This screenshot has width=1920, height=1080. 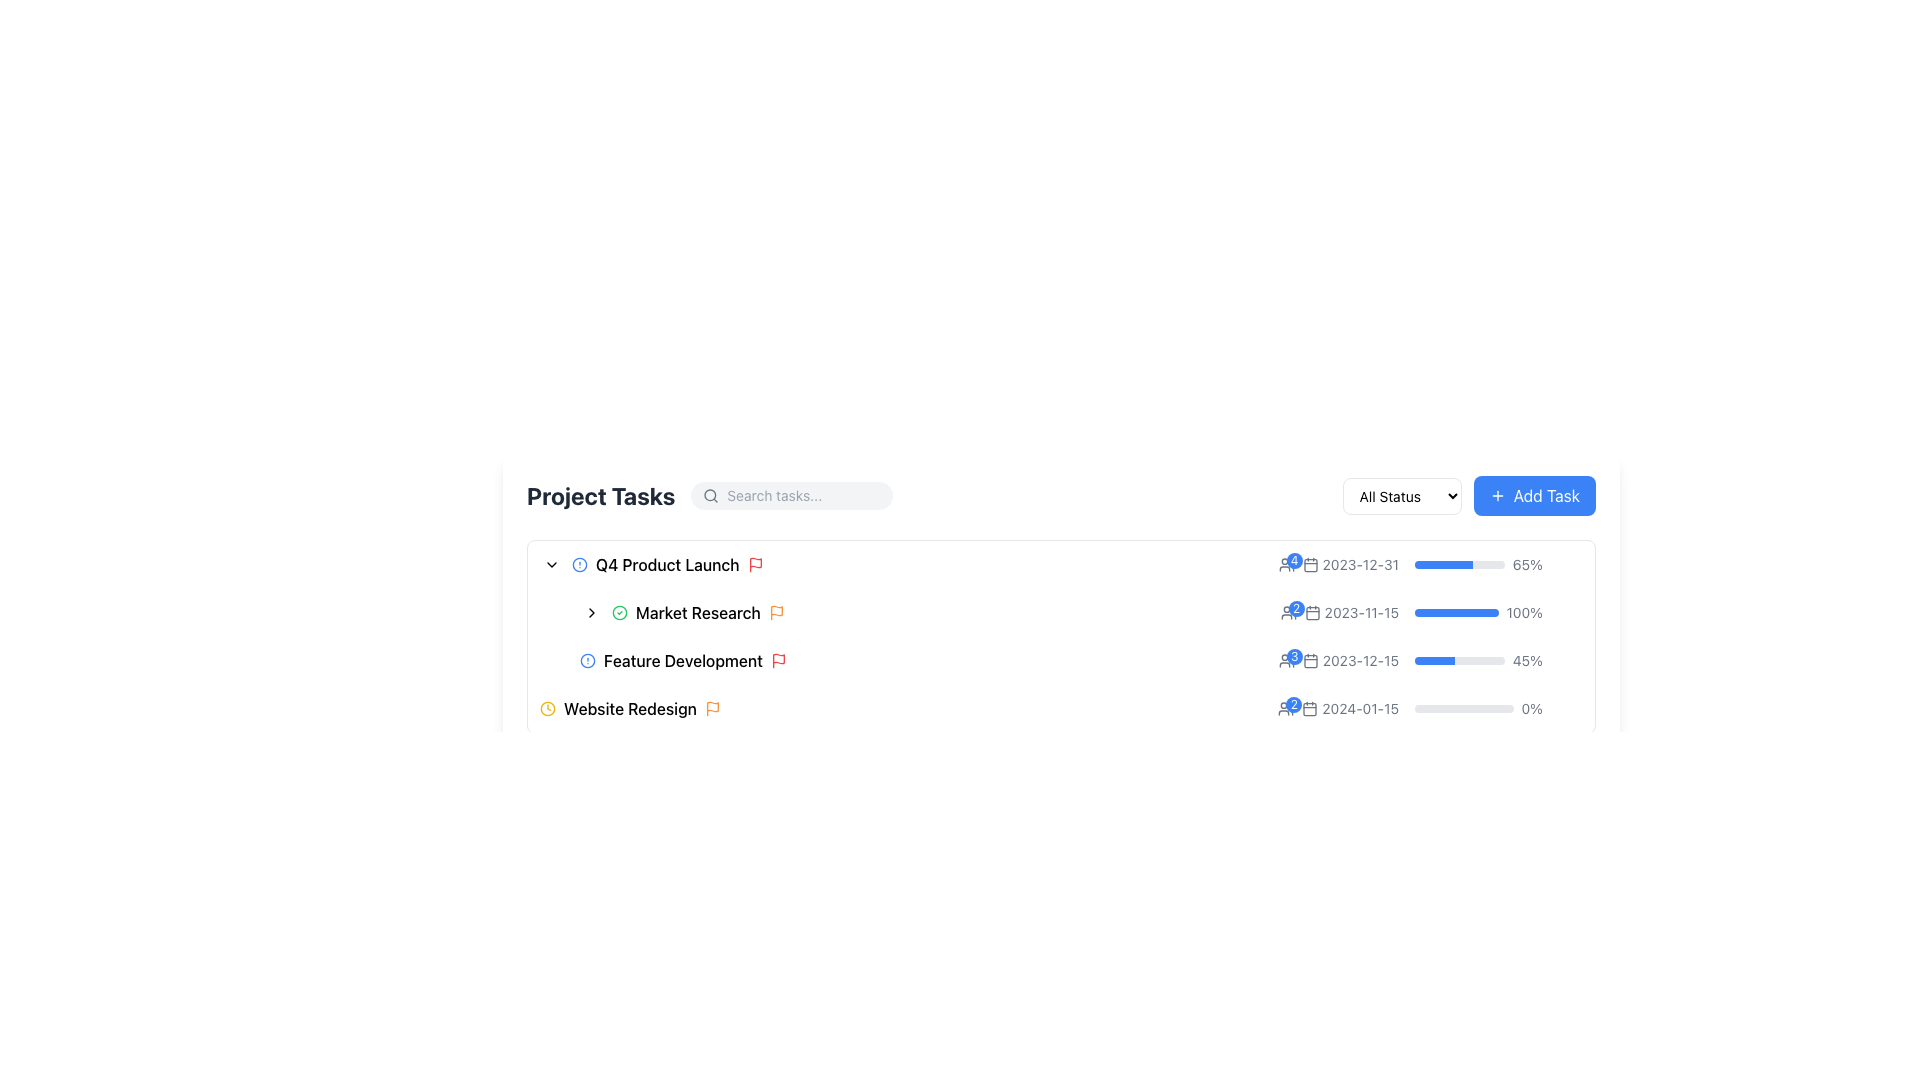 I want to click on task completion, so click(x=1457, y=564).